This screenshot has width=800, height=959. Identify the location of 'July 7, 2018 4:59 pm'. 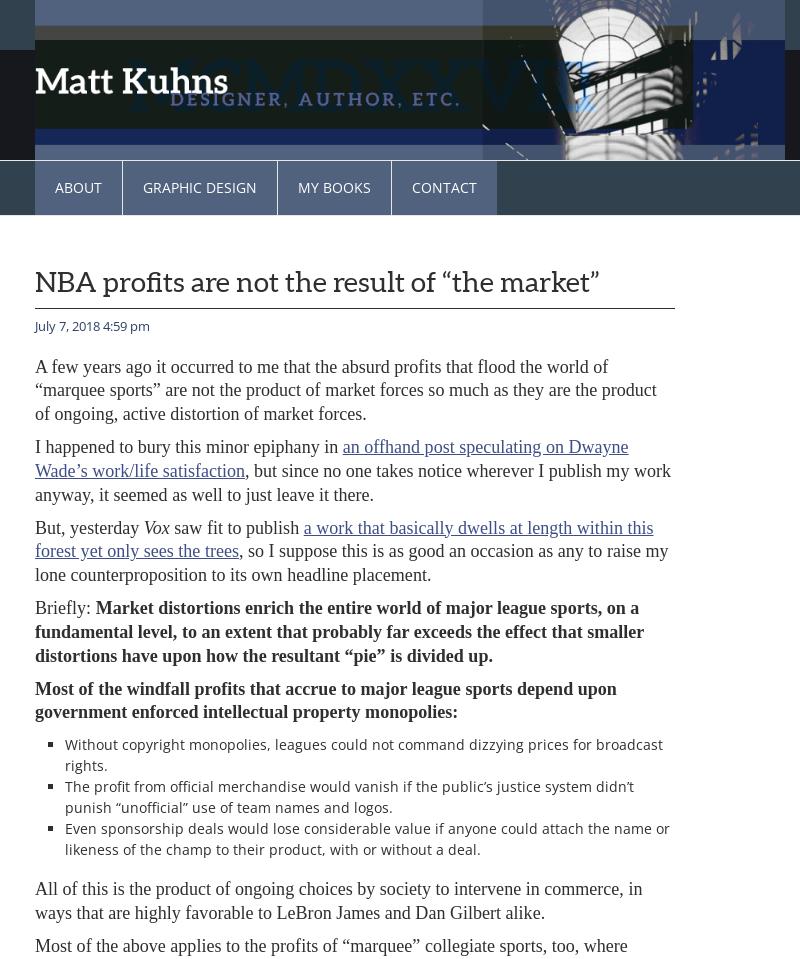
(92, 324).